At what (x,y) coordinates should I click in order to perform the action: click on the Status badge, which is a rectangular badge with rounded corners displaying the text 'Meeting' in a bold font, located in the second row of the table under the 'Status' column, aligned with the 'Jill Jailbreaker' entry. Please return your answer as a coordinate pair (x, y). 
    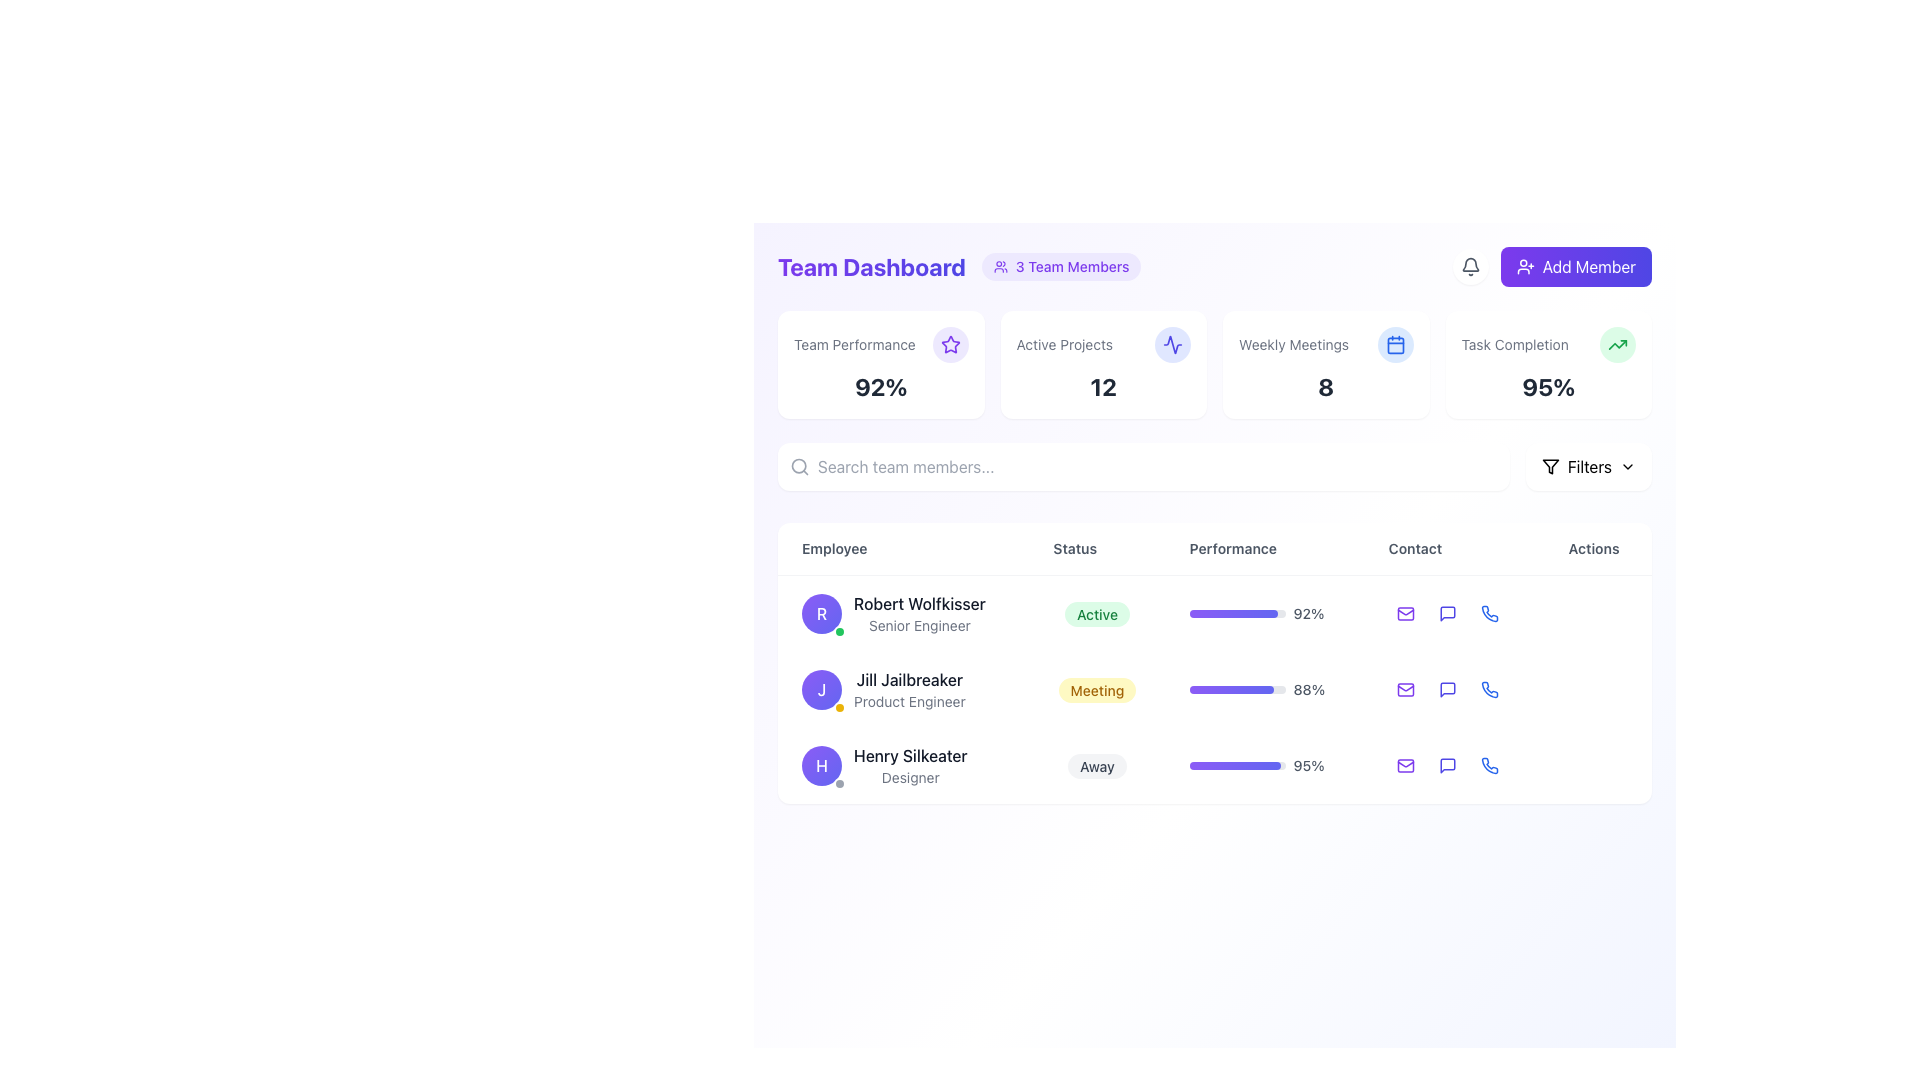
    Looking at the image, I should click on (1096, 689).